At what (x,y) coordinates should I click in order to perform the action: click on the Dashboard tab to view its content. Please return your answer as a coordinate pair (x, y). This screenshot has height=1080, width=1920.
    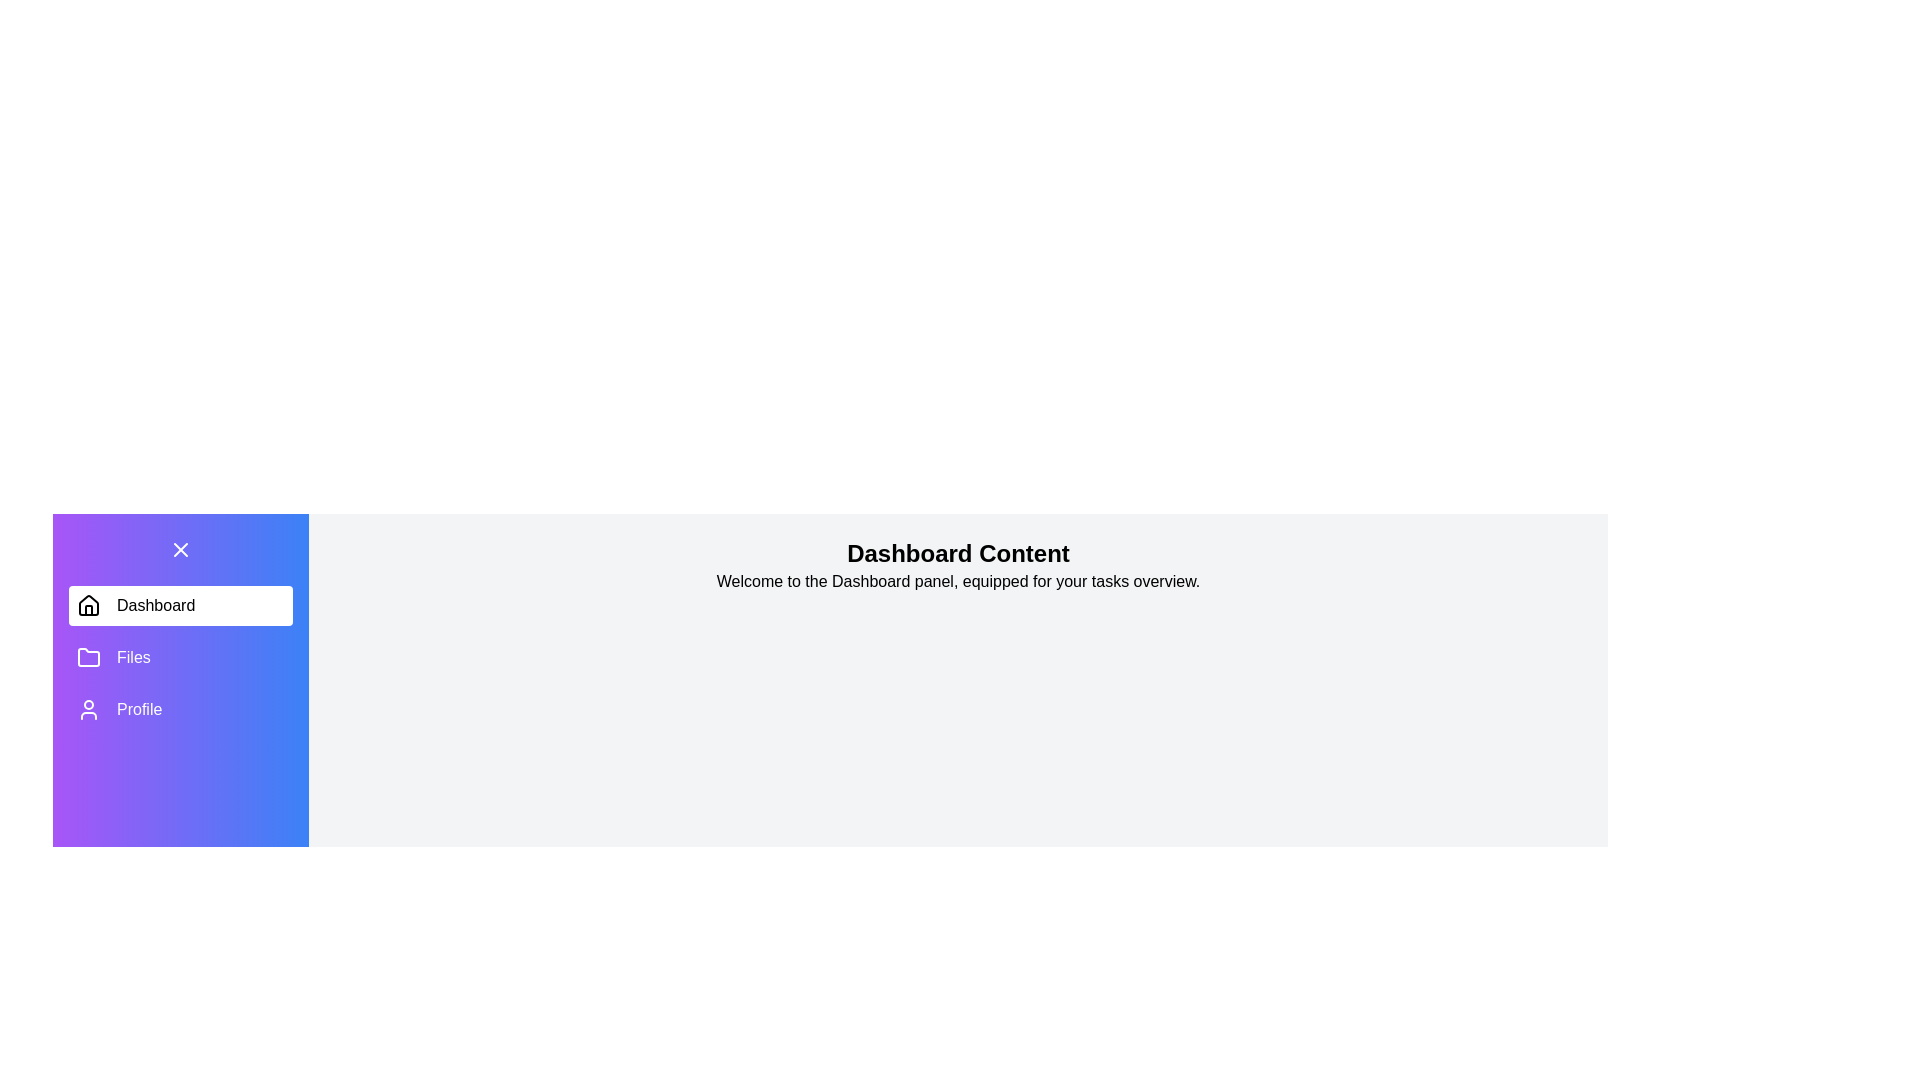
    Looking at the image, I should click on (181, 604).